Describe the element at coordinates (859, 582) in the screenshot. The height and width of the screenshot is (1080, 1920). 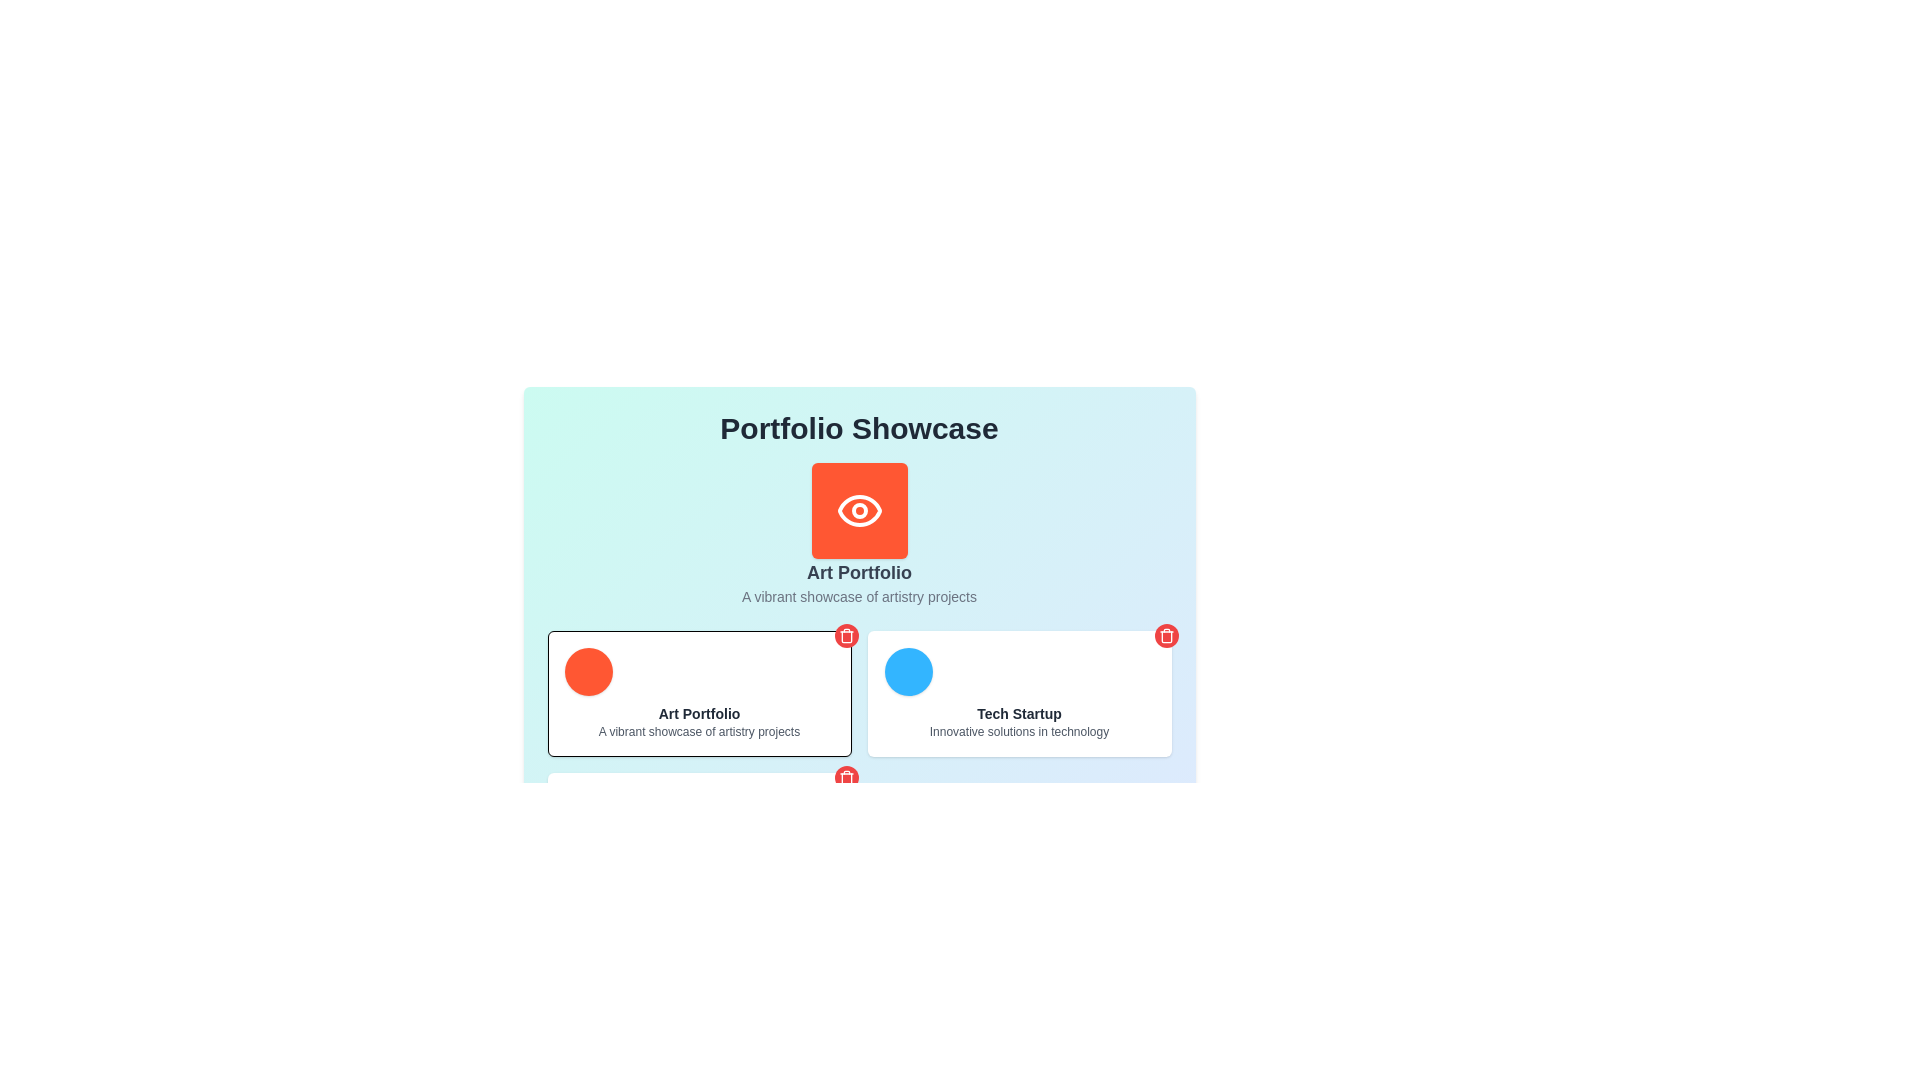
I see `the Text block that serves as a descriptive label for a section or component, providing a title and subtitle, located near the center of the interface beneath a circular icon with an eye symbol` at that location.